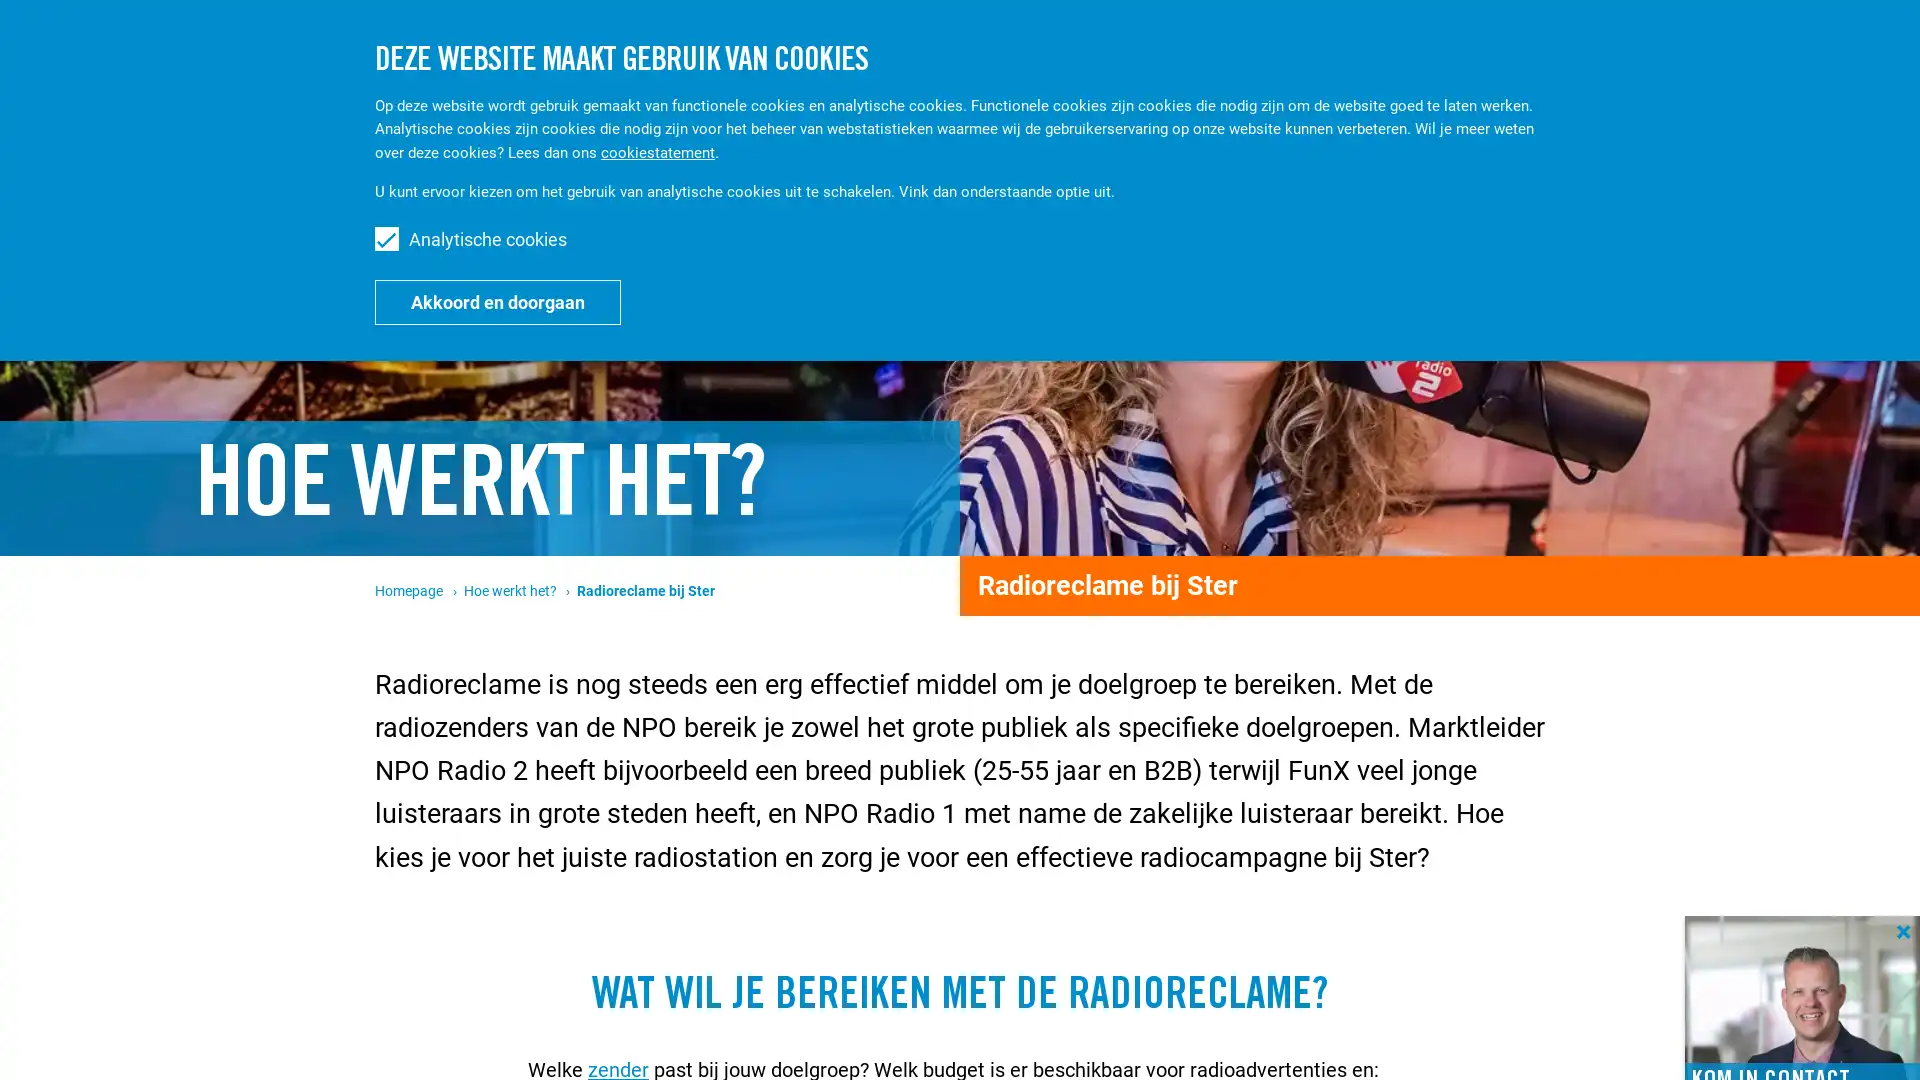 The width and height of the screenshot is (1920, 1080). I want to click on Zoeken, so click(1713, 48).